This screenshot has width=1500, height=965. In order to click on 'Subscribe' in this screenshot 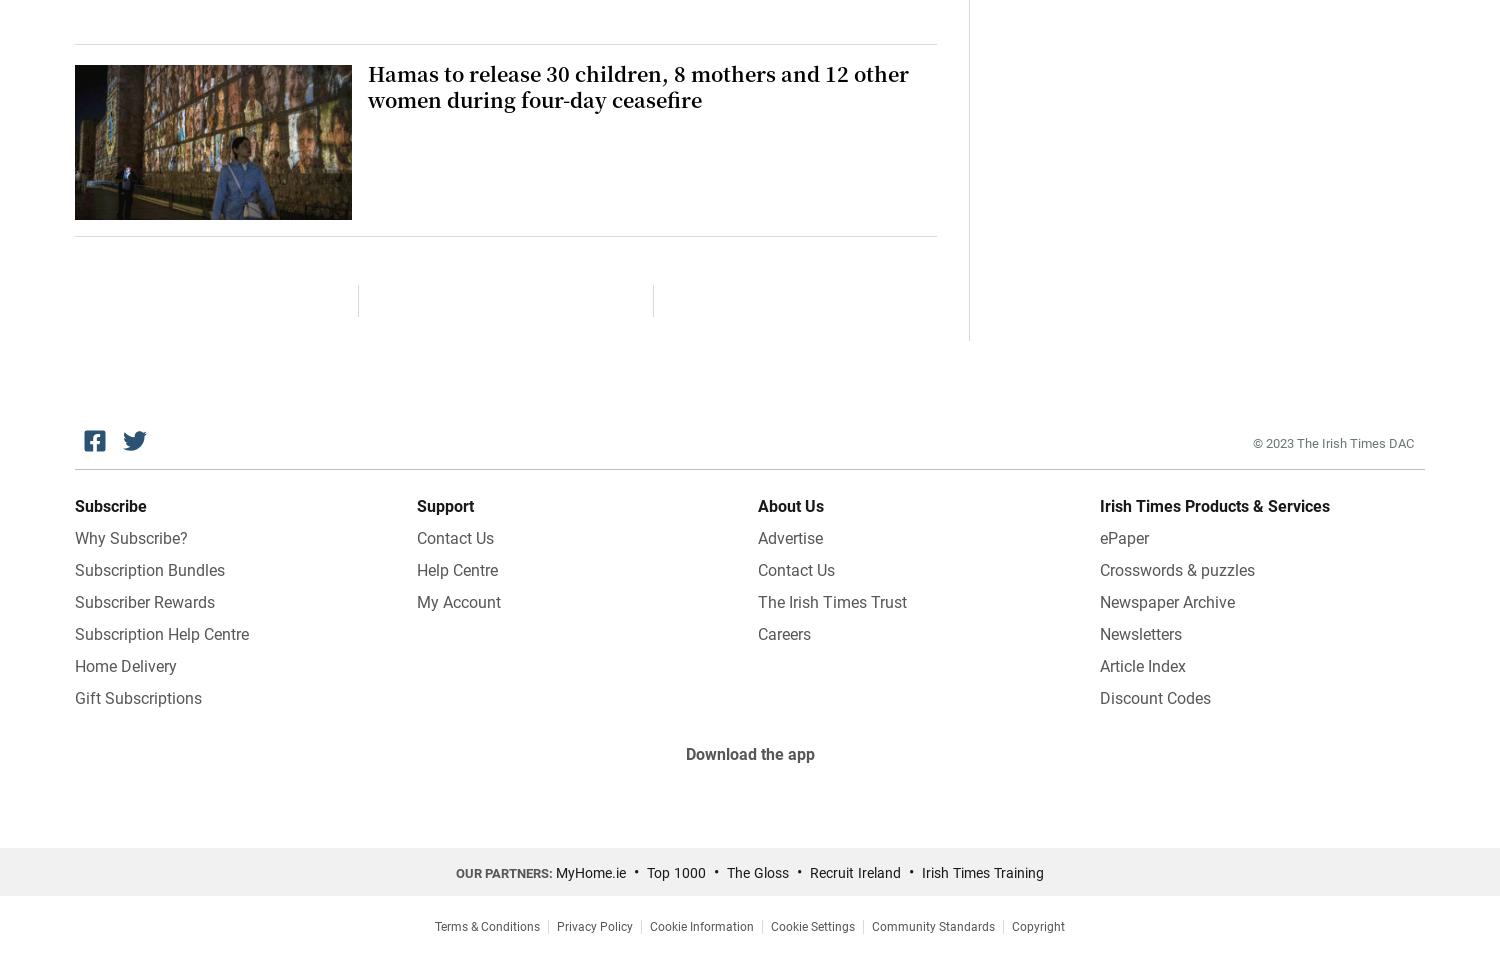, I will do `click(110, 506)`.